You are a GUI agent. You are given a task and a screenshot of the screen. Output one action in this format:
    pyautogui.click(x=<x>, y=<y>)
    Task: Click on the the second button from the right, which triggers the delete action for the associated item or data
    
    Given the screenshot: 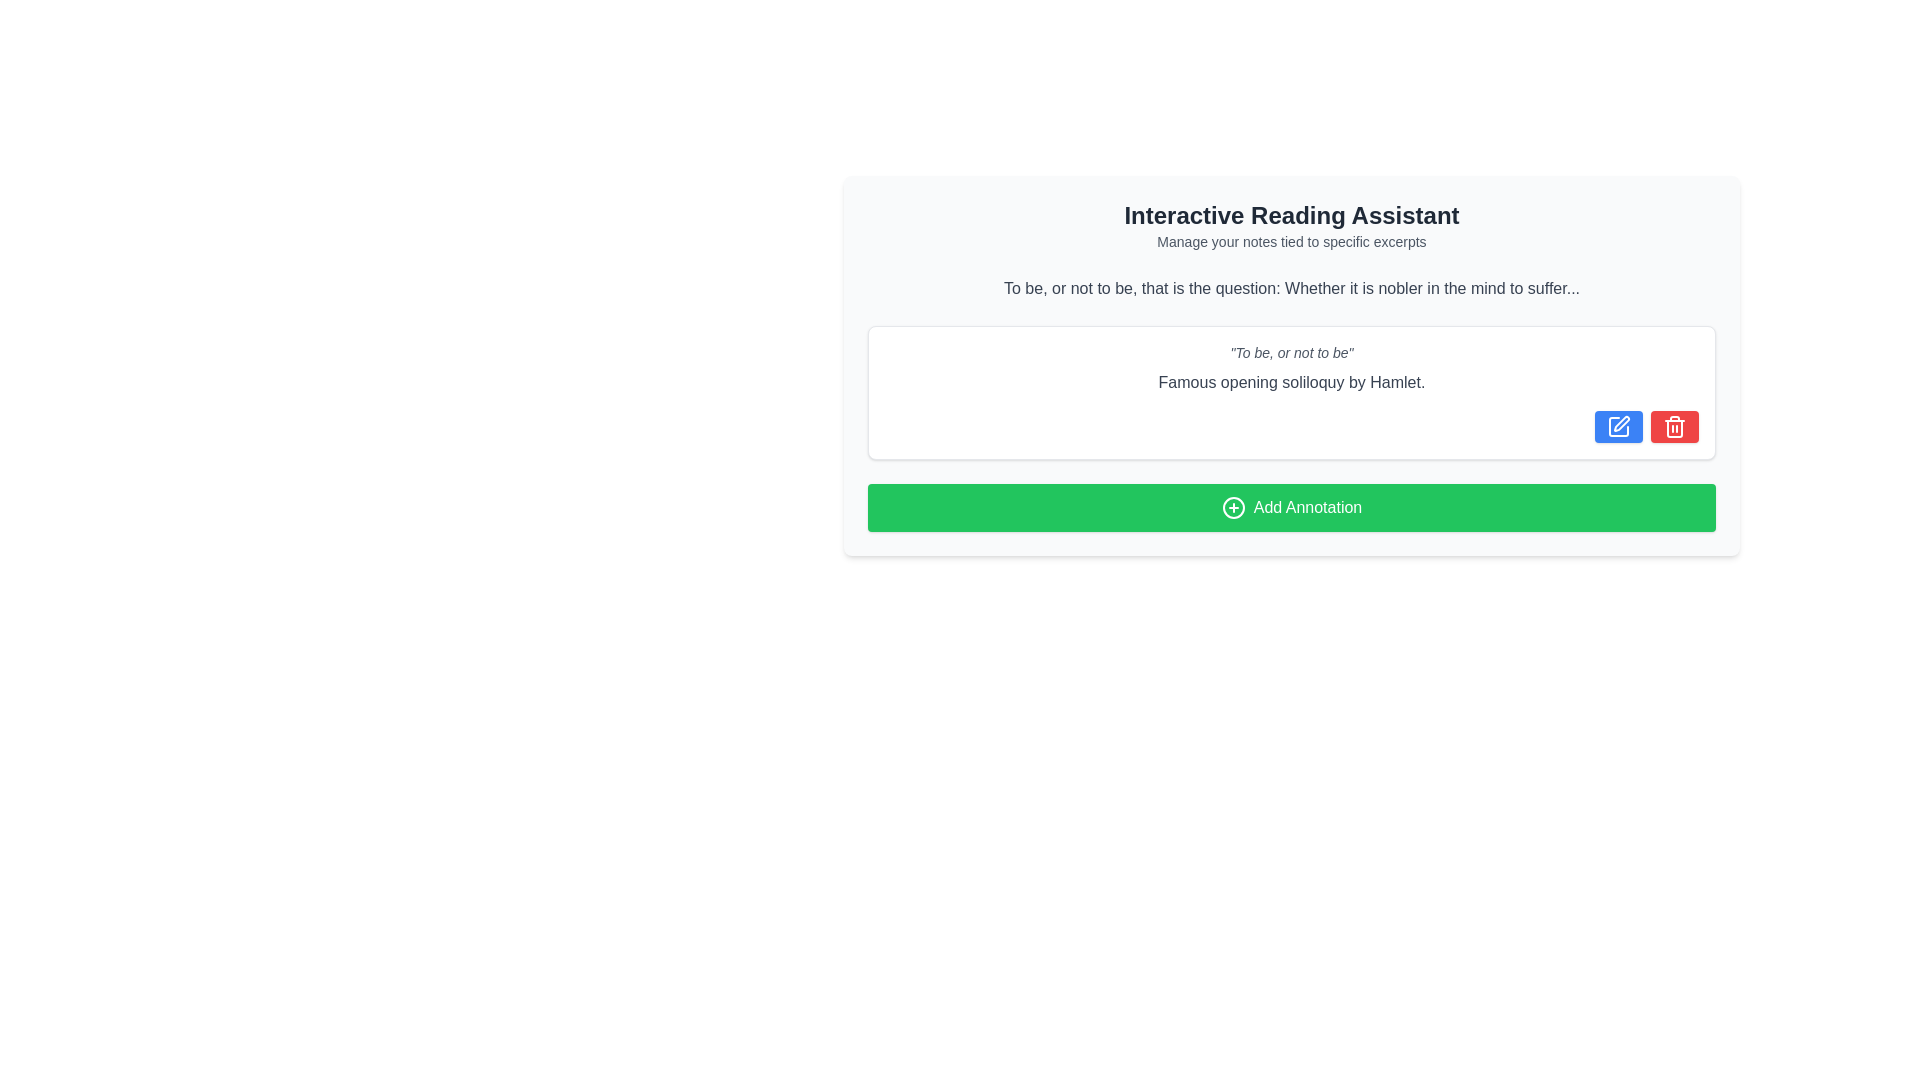 What is the action you would take?
    pyautogui.click(x=1675, y=426)
    